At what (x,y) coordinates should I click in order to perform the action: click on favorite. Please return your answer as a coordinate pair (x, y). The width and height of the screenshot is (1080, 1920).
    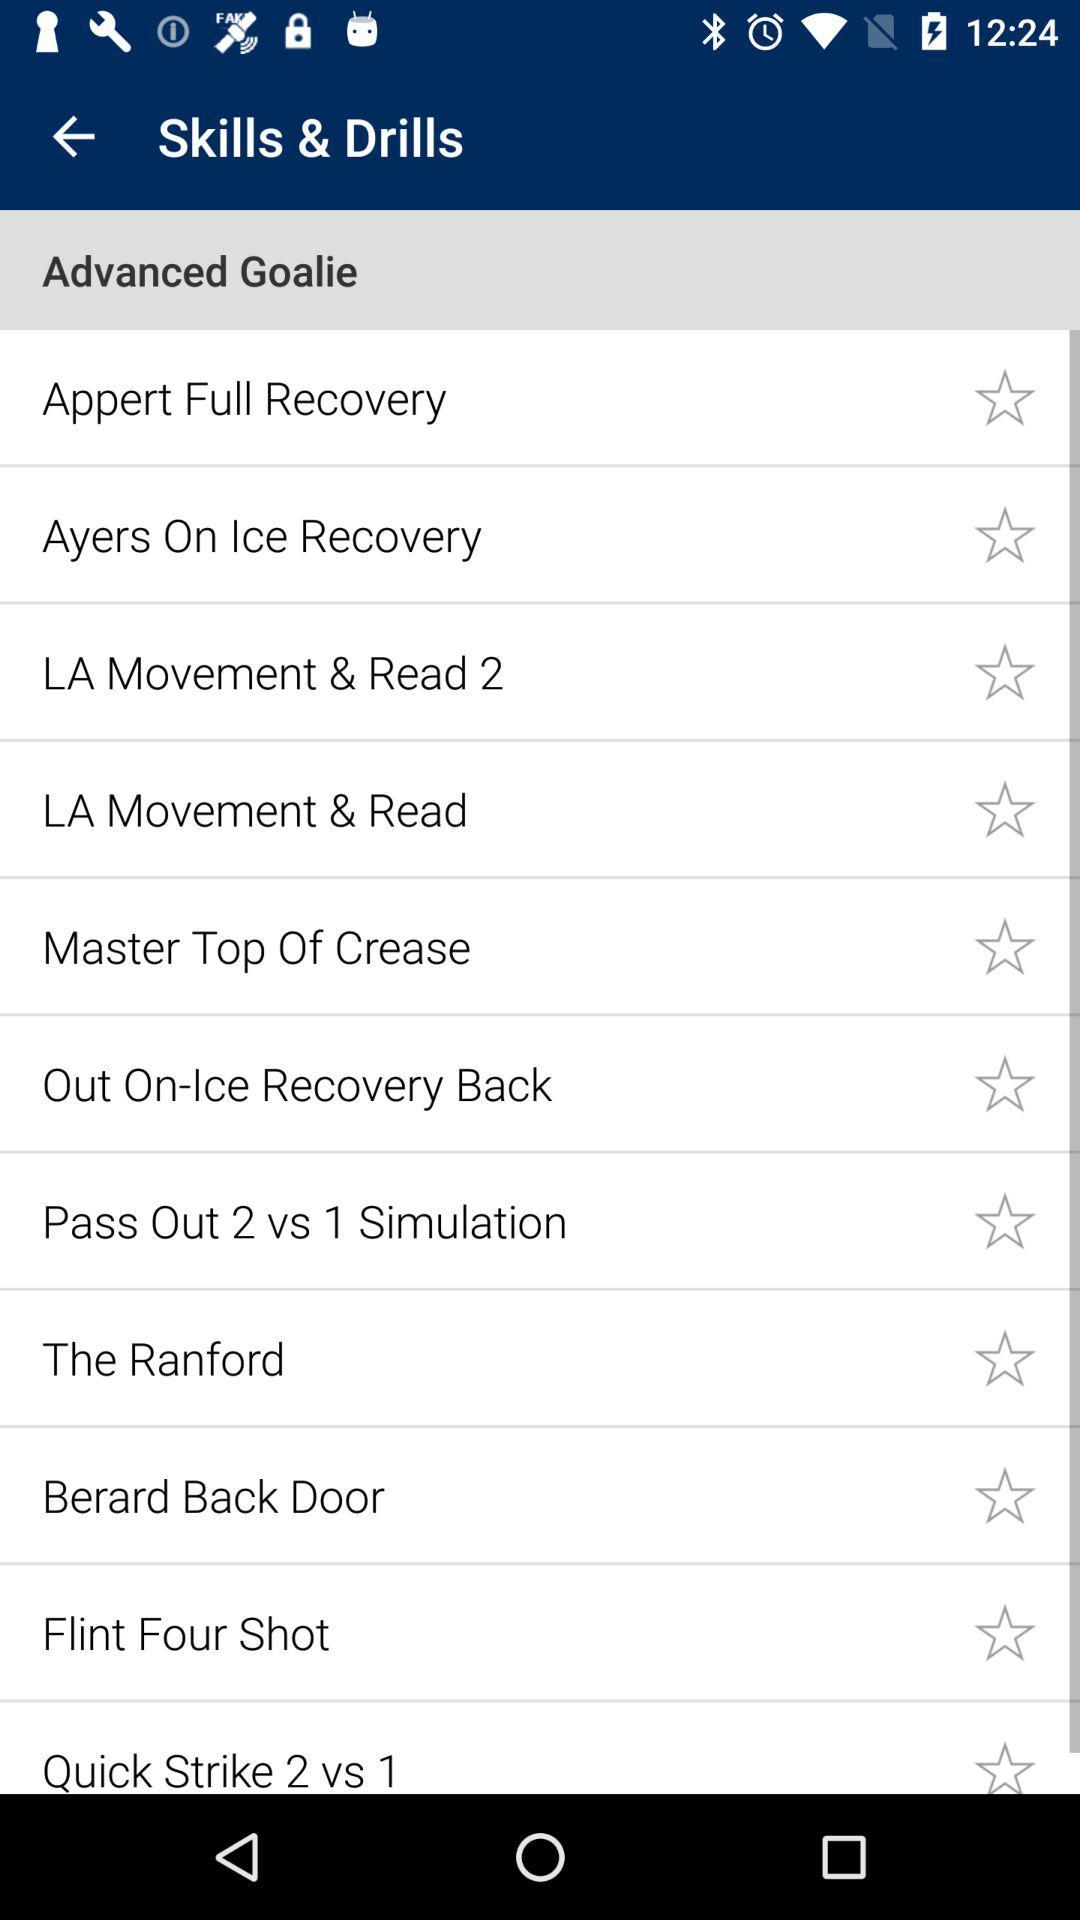
    Looking at the image, I should click on (1026, 944).